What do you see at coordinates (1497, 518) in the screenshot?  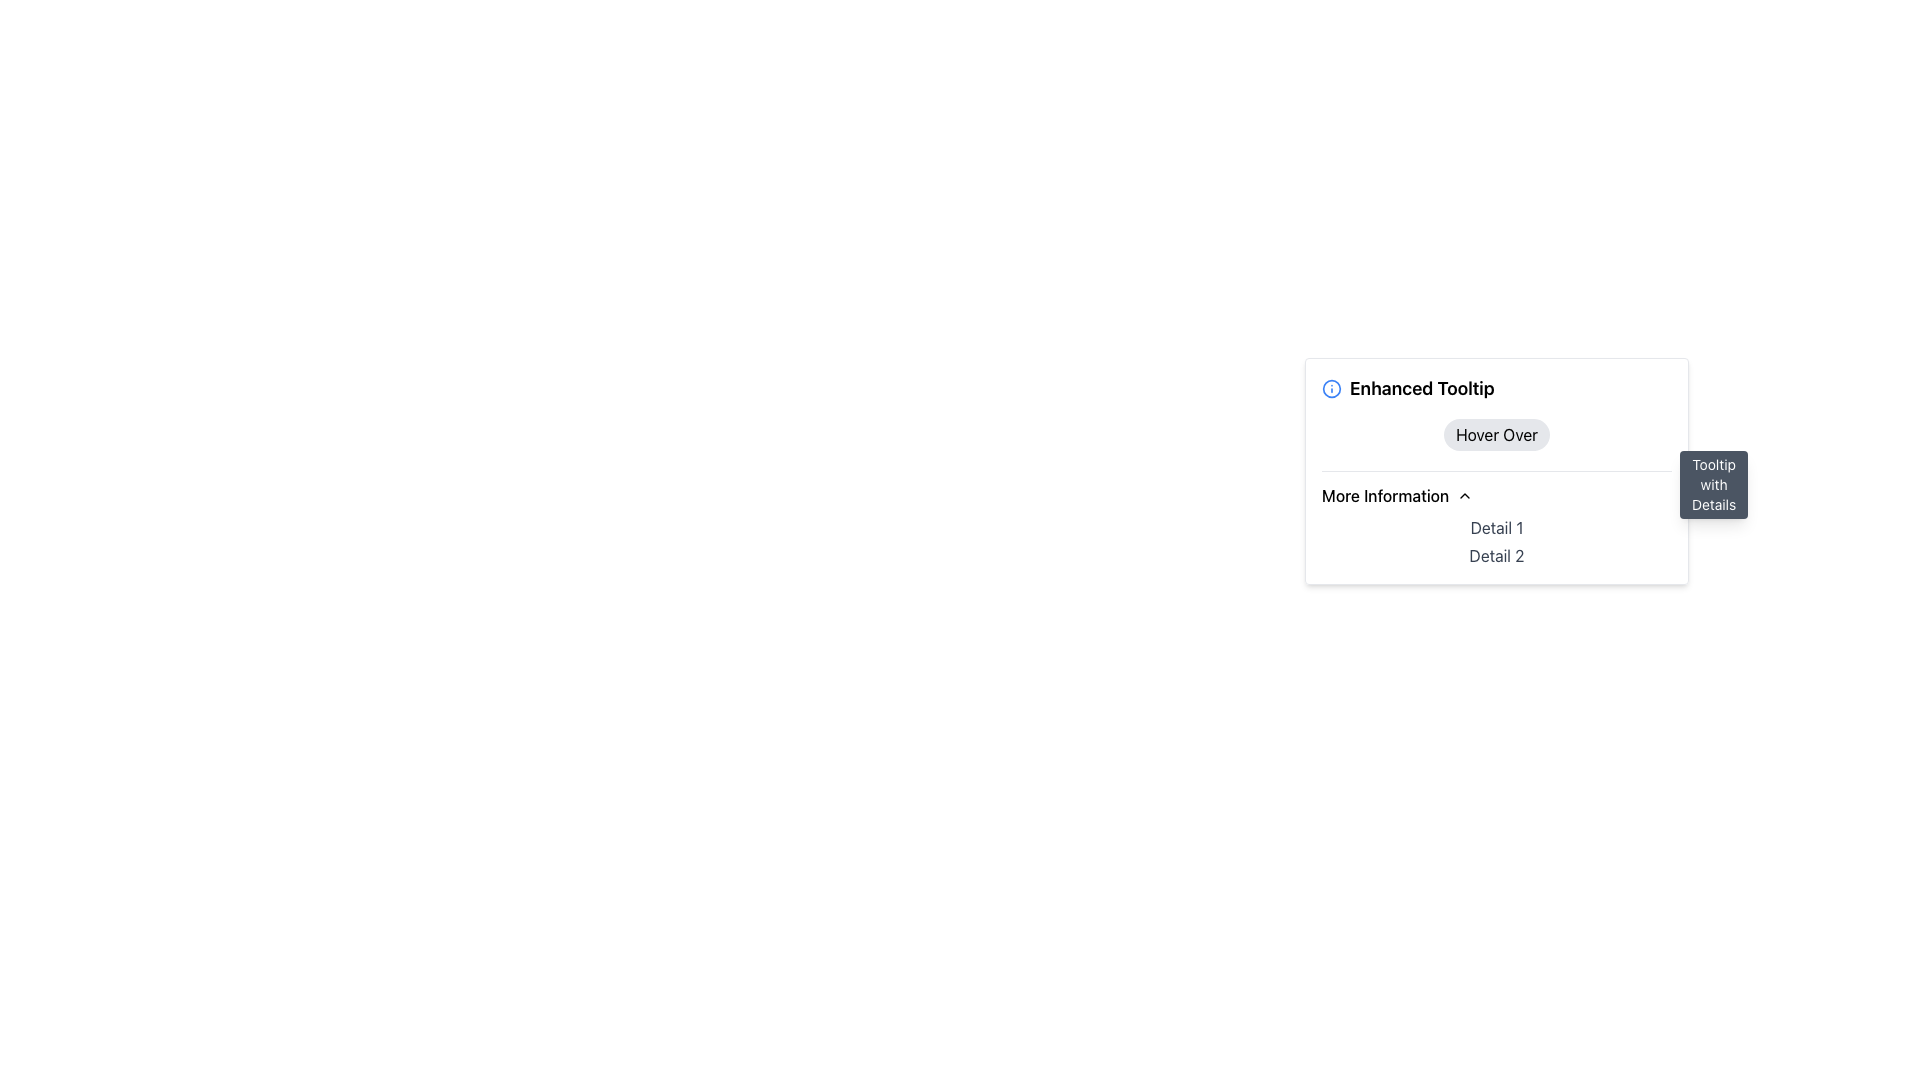 I see `the chevron icon in the 'More Information' section` at bounding box center [1497, 518].